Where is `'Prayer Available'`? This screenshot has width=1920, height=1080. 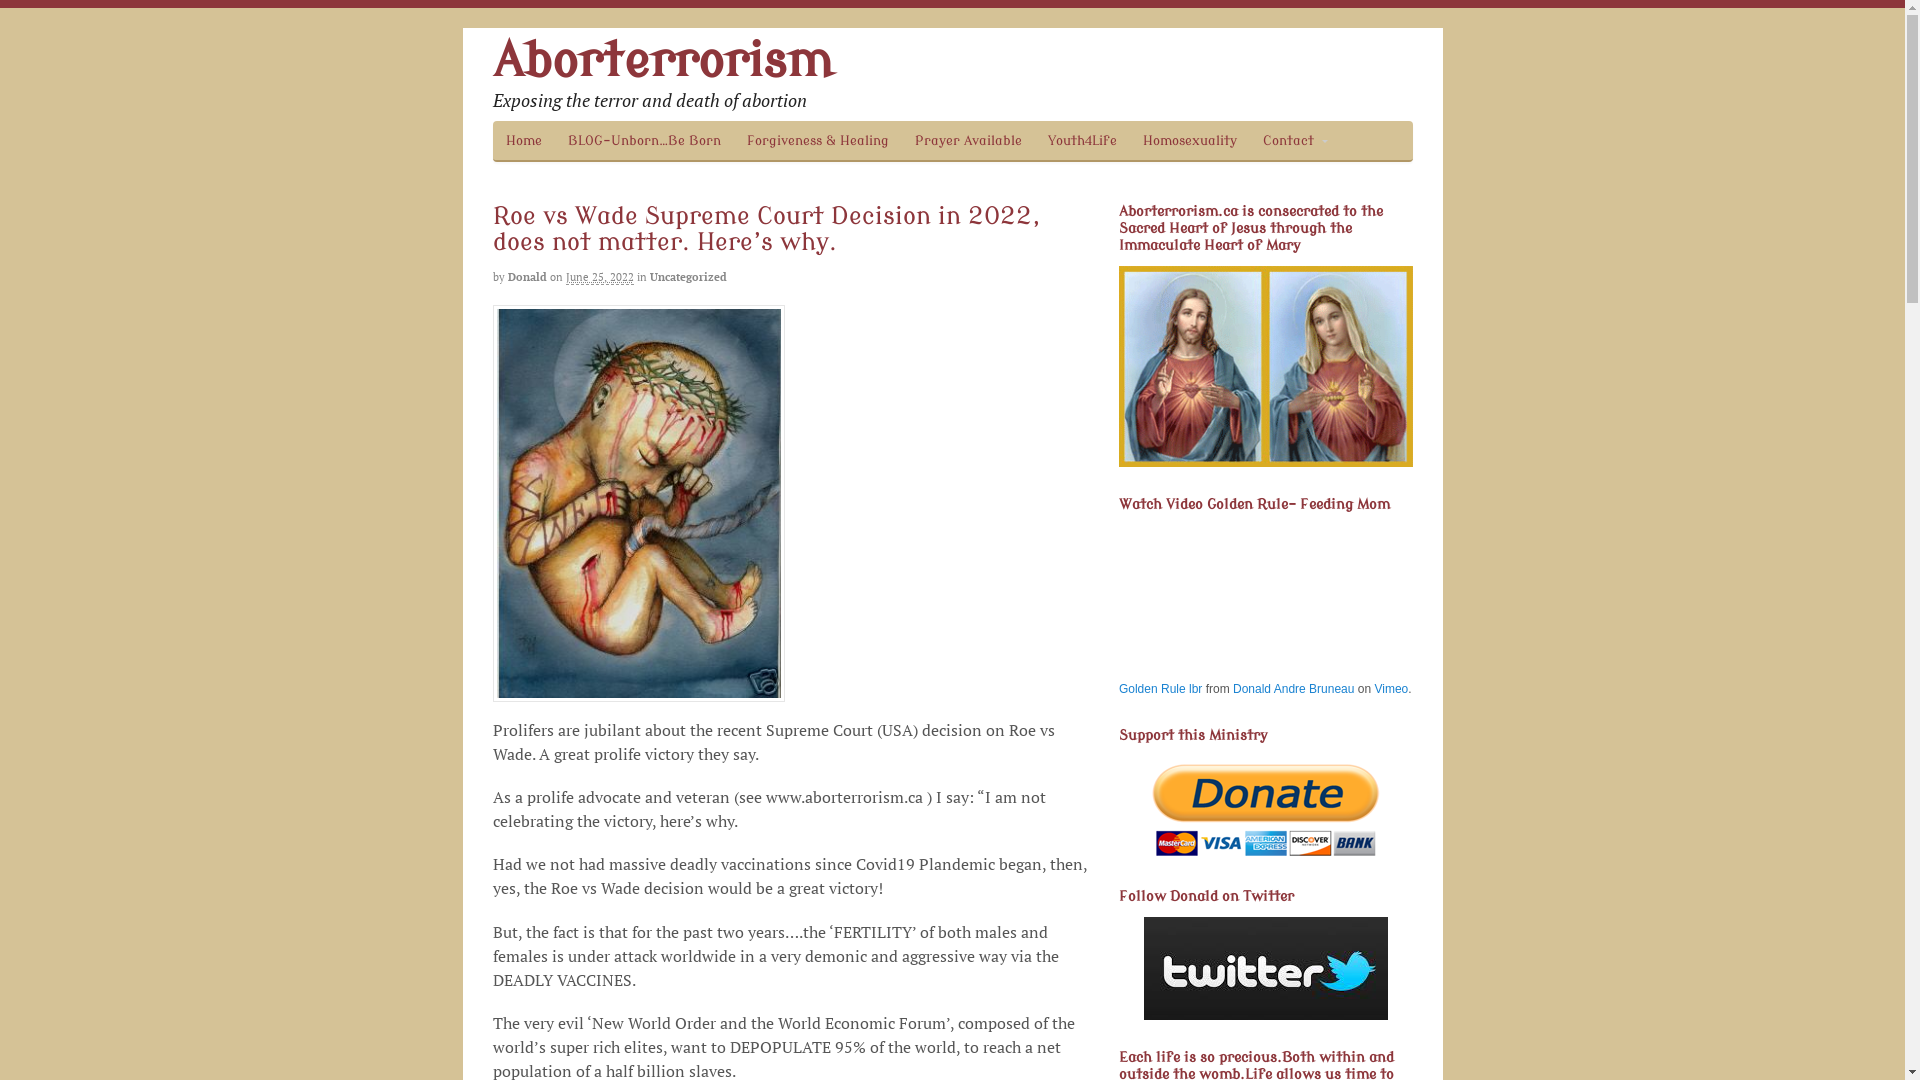
'Prayer Available' is located at coordinates (968, 139).